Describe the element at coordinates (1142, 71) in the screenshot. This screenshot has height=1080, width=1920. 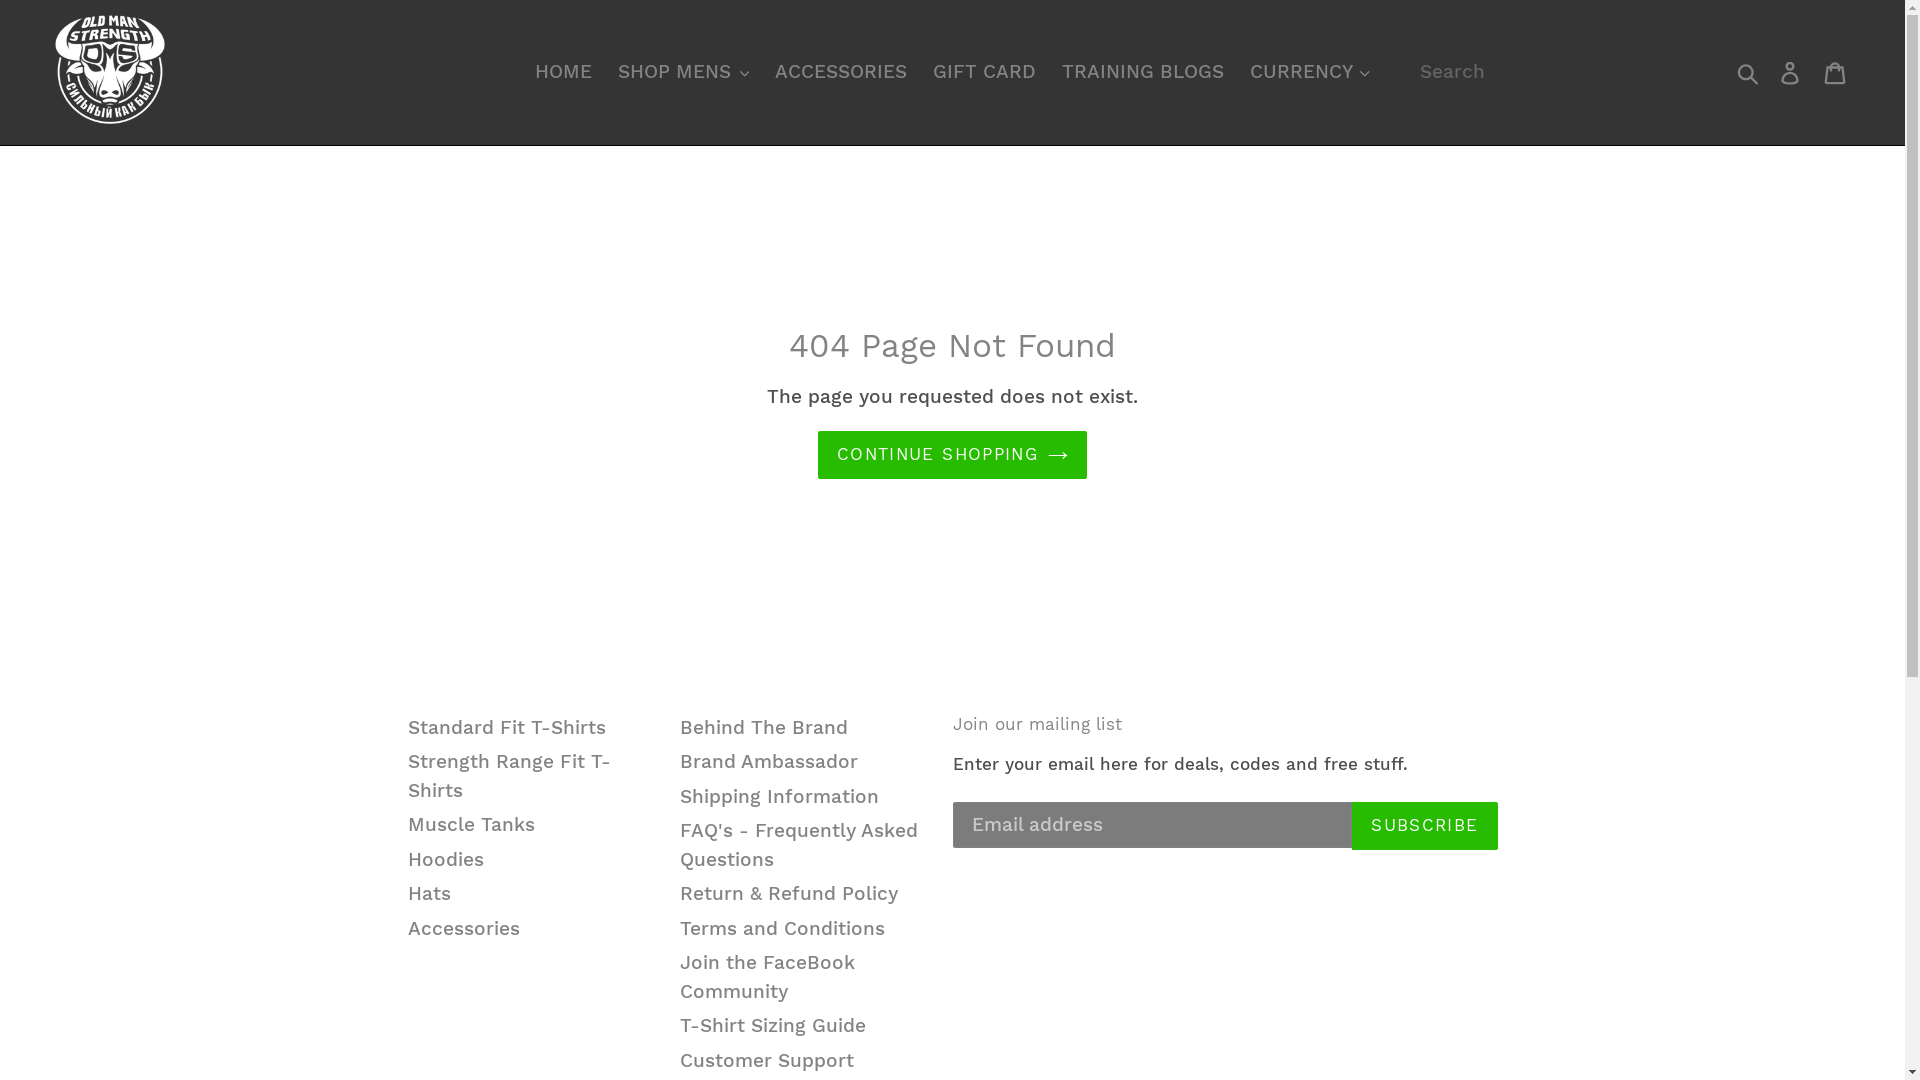
I see `'TRAINING BLOGS'` at that location.